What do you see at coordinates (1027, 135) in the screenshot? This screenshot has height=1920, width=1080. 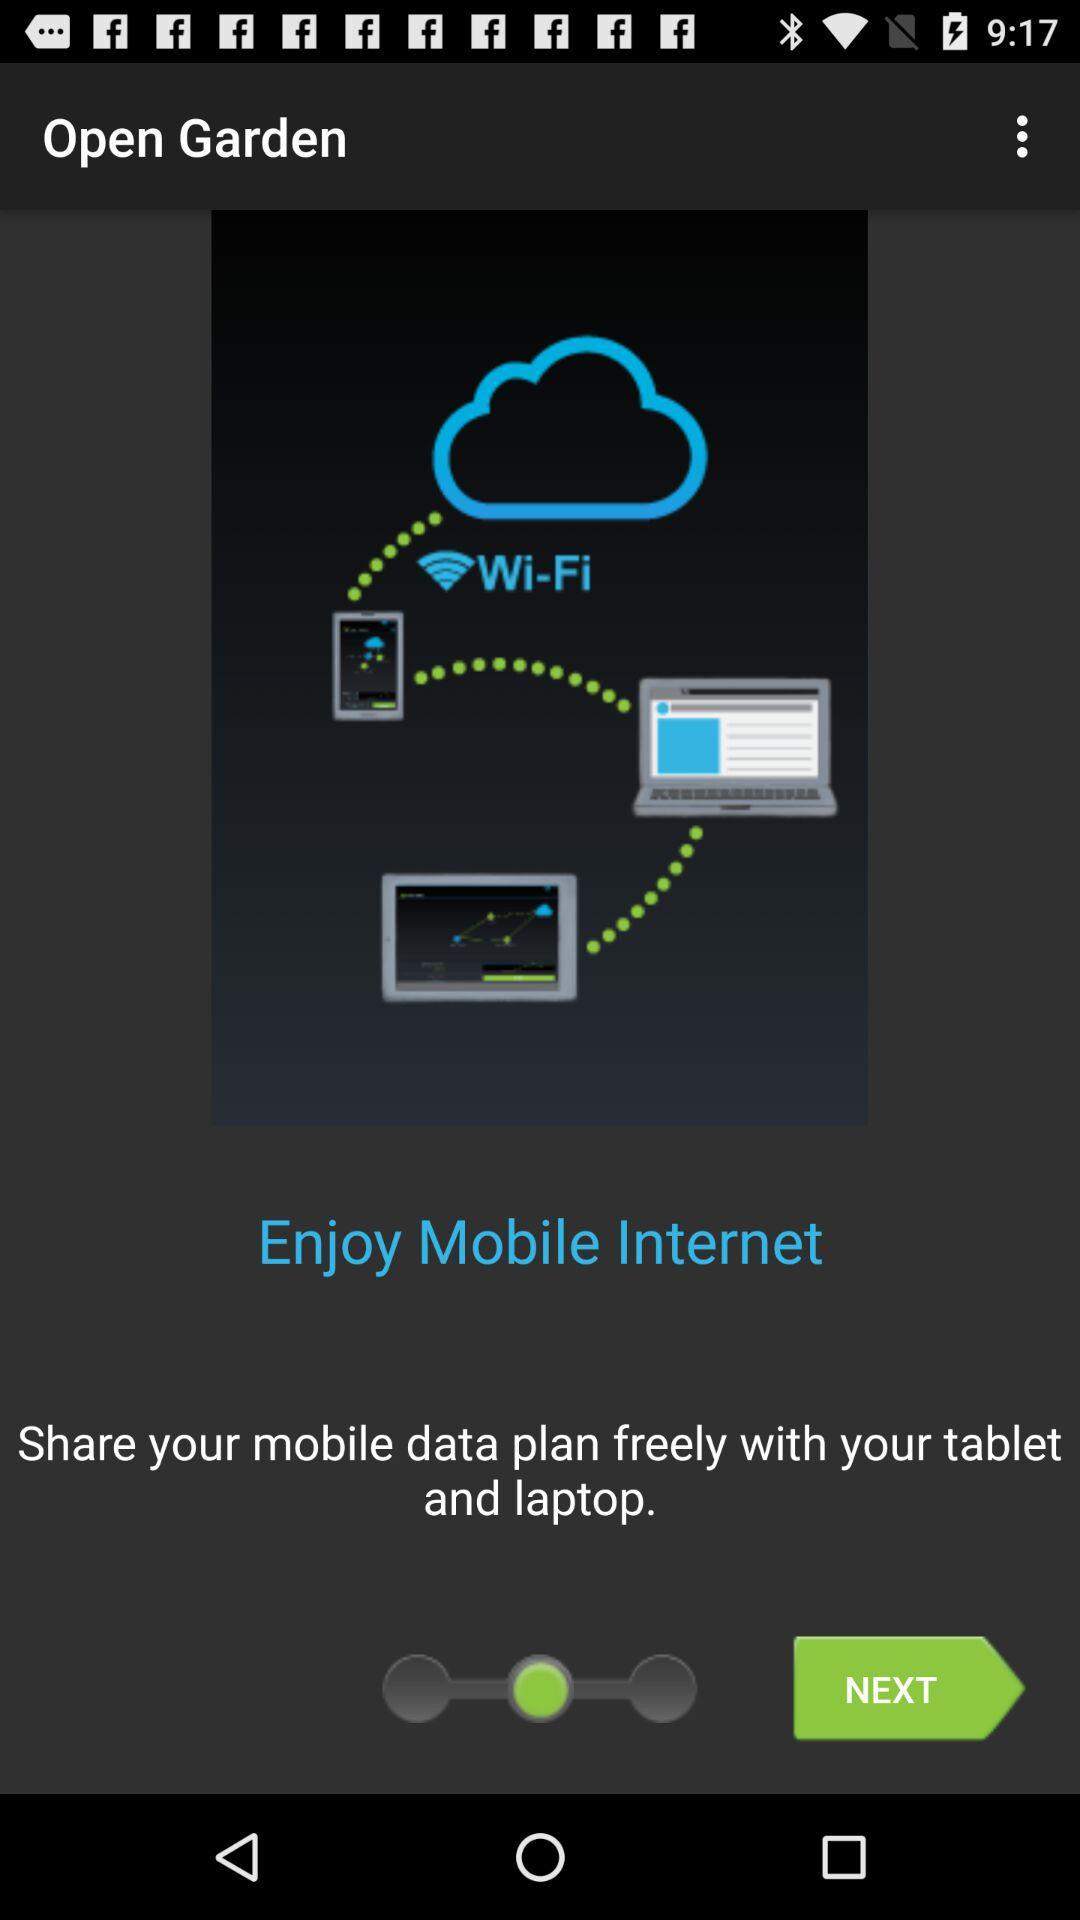 I see `the icon at the top right corner` at bounding box center [1027, 135].